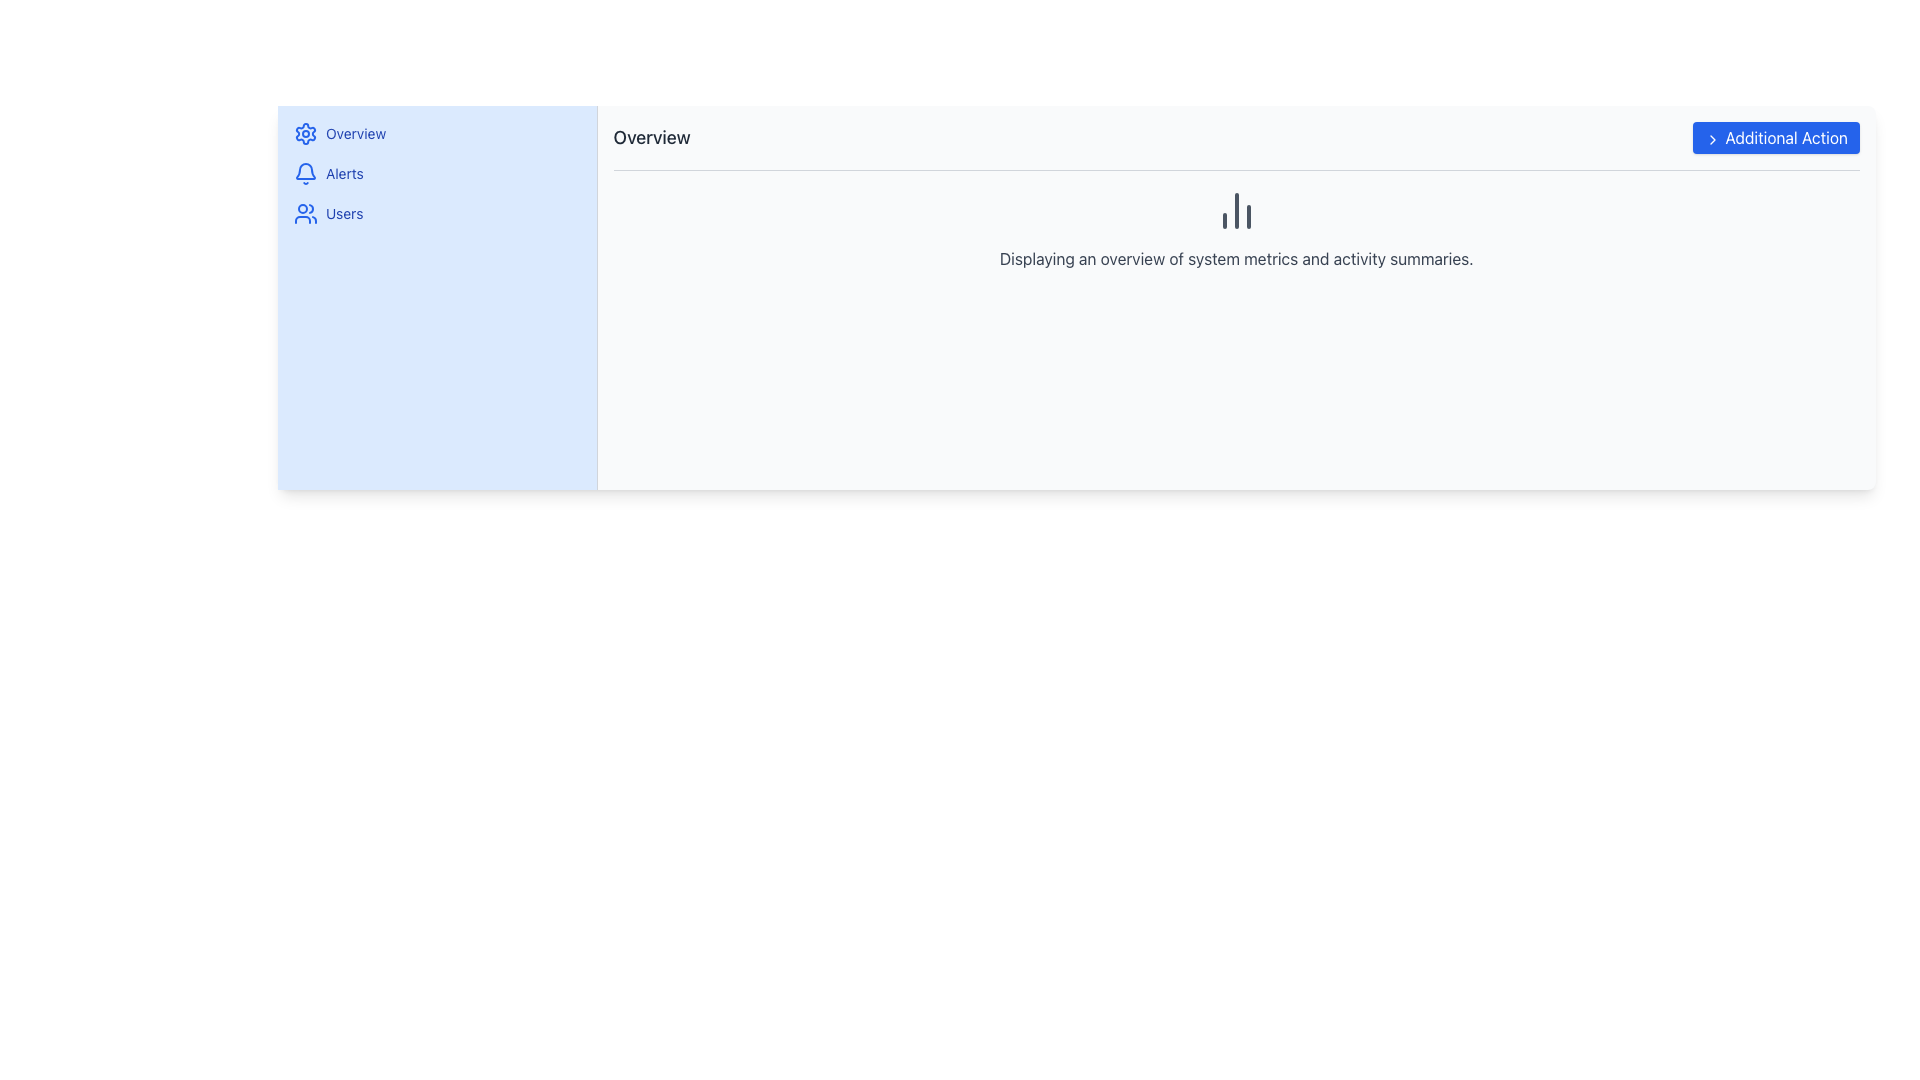 The width and height of the screenshot is (1920, 1080). What do you see at coordinates (355, 134) in the screenshot?
I see `the 'Overview' text label in the navigational menu` at bounding box center [355, 134].